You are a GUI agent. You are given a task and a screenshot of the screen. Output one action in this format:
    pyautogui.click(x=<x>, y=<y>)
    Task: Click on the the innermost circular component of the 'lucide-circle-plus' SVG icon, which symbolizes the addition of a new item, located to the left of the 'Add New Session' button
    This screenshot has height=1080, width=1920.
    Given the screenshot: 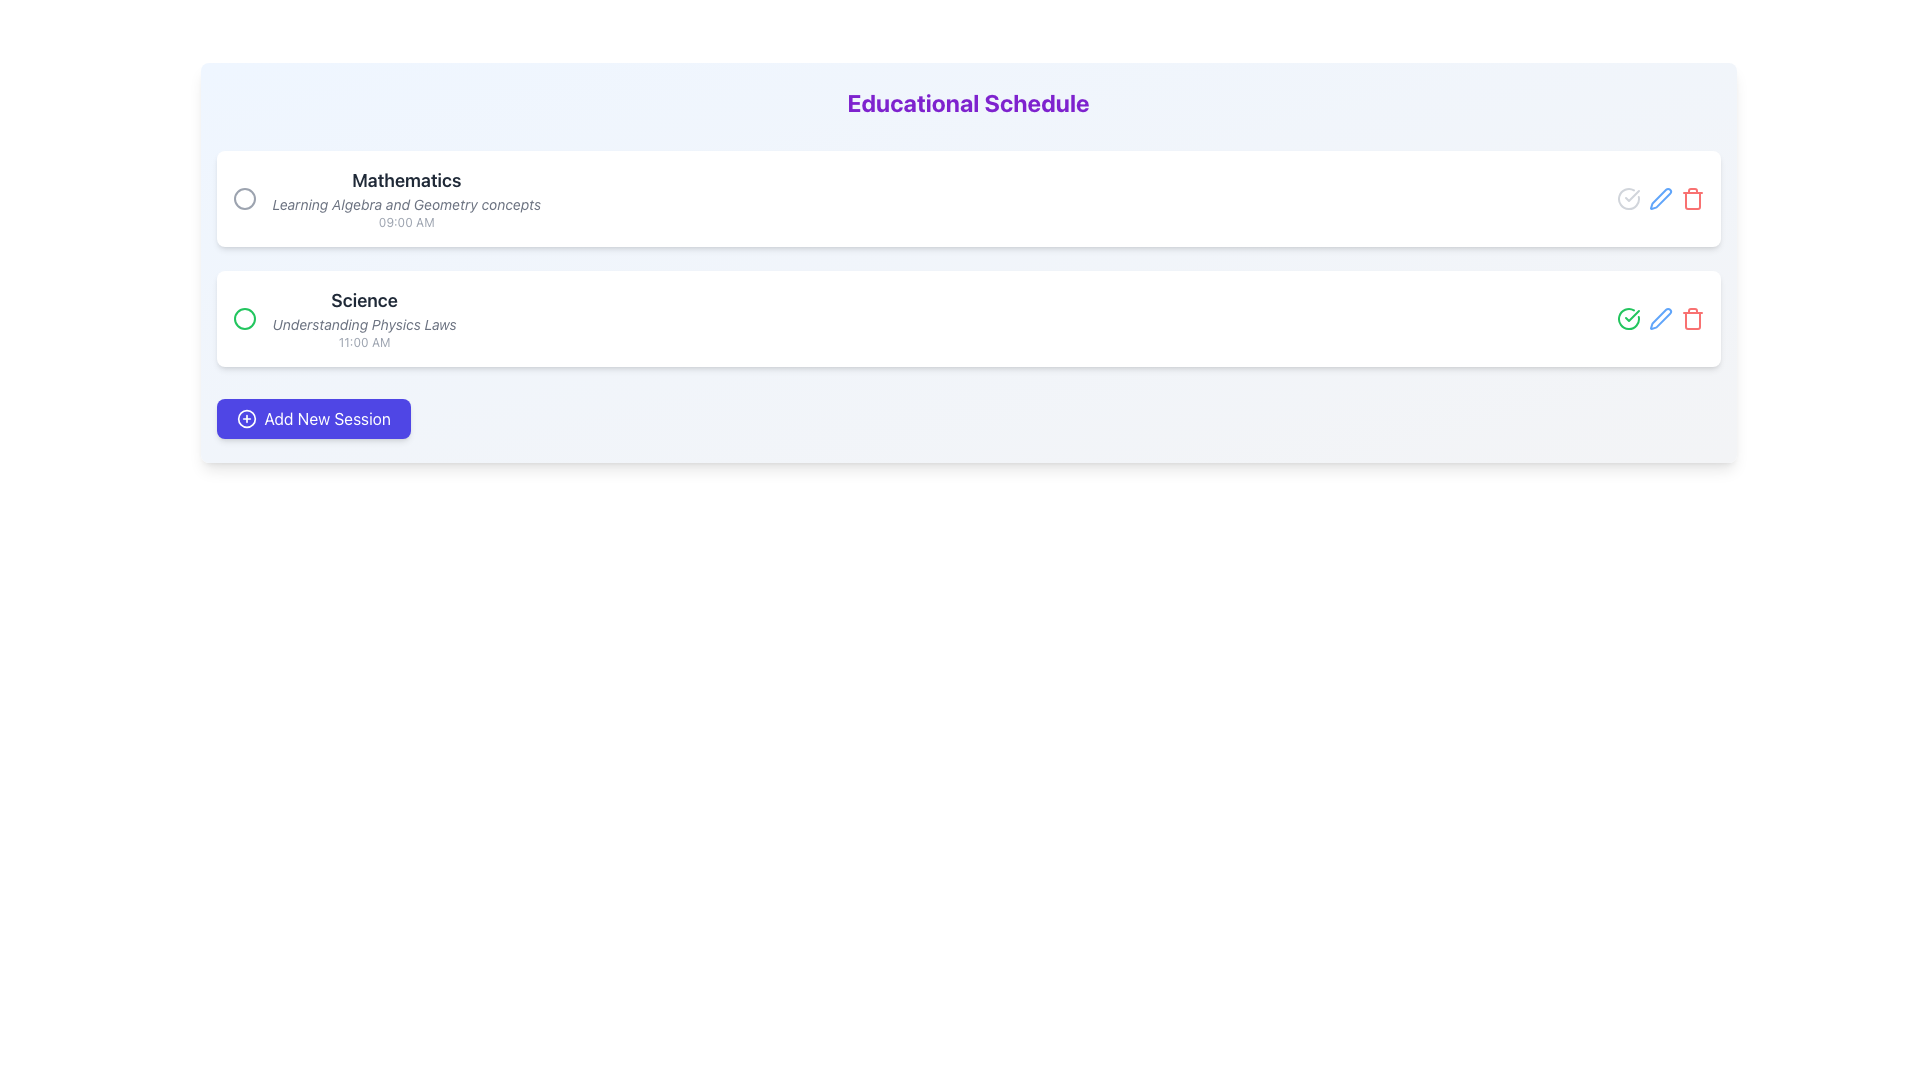 What is the action you would take?
    pyautogui.click(x=245, y=418)
    